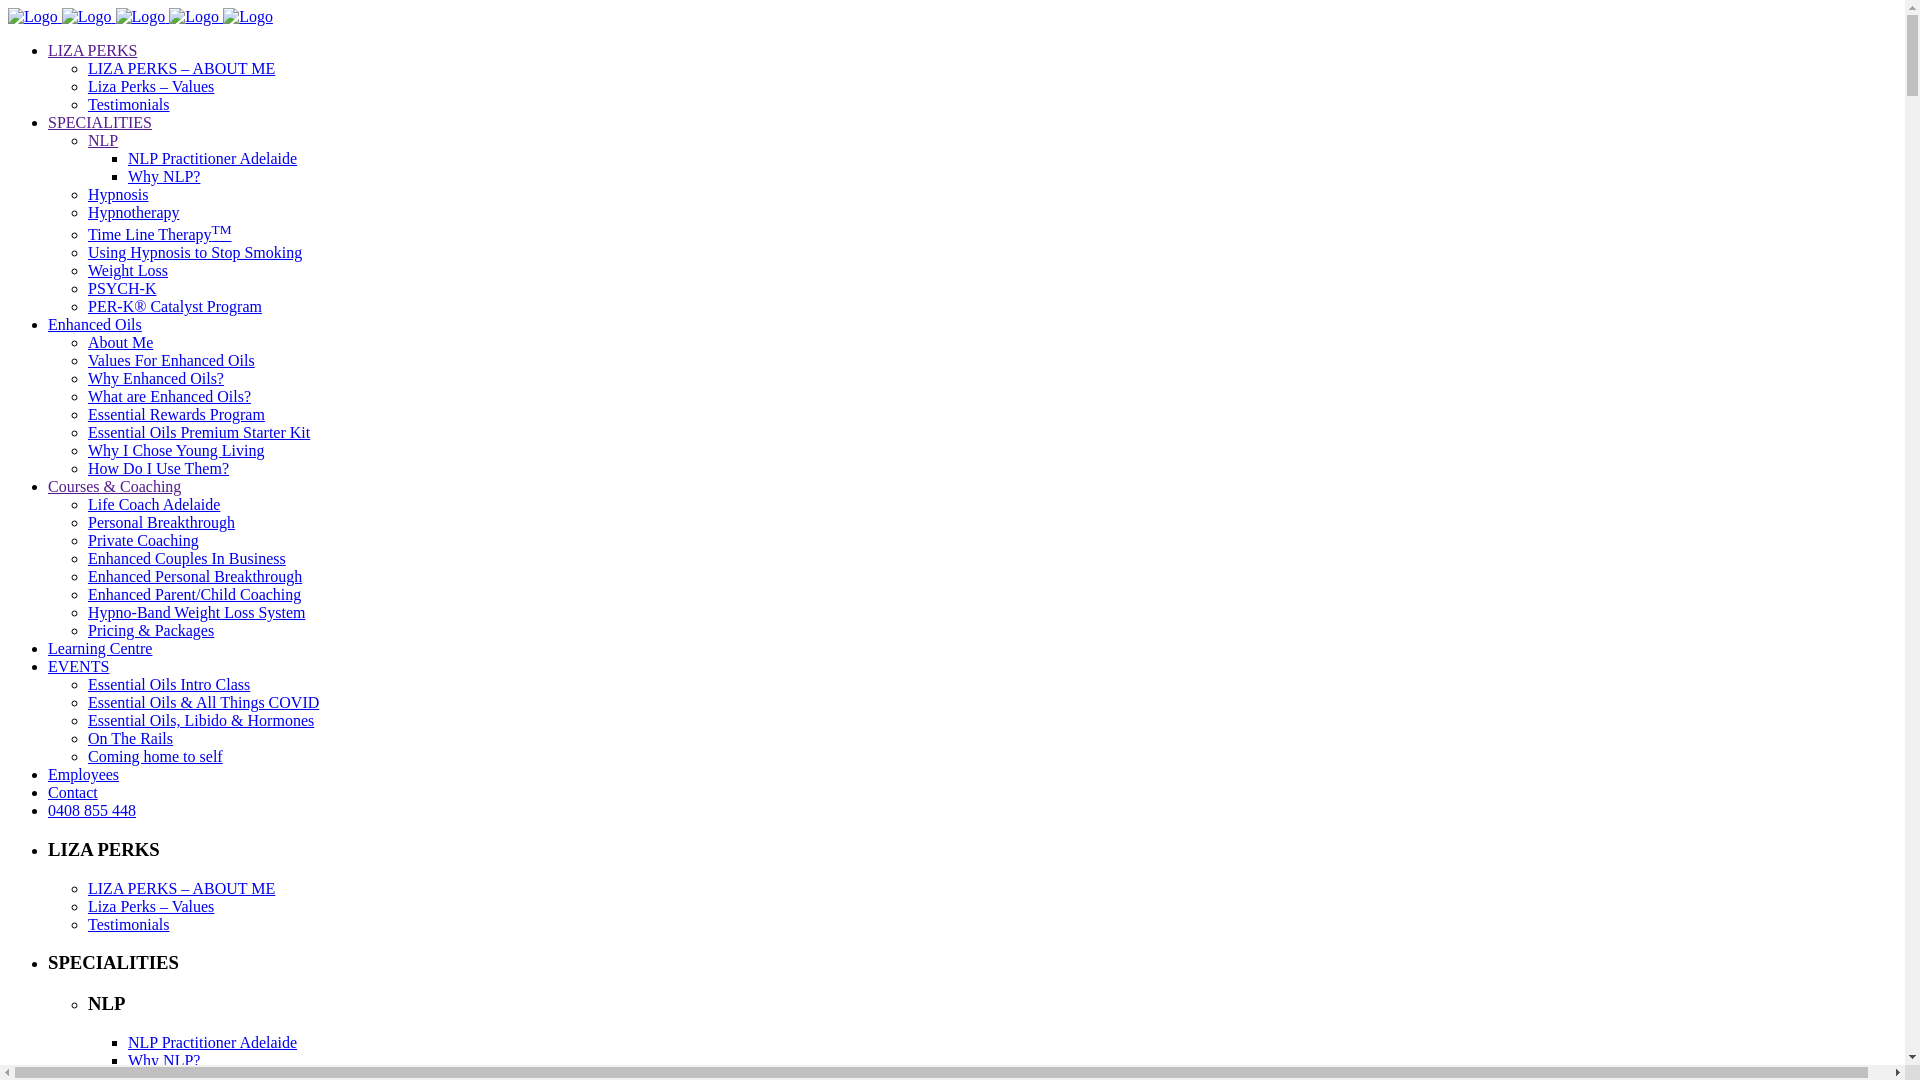 Image resolution: width=1920 pixels, height=1080 pixels. I want to click on 'What are Enhanced Oils?', so click(169, 396).